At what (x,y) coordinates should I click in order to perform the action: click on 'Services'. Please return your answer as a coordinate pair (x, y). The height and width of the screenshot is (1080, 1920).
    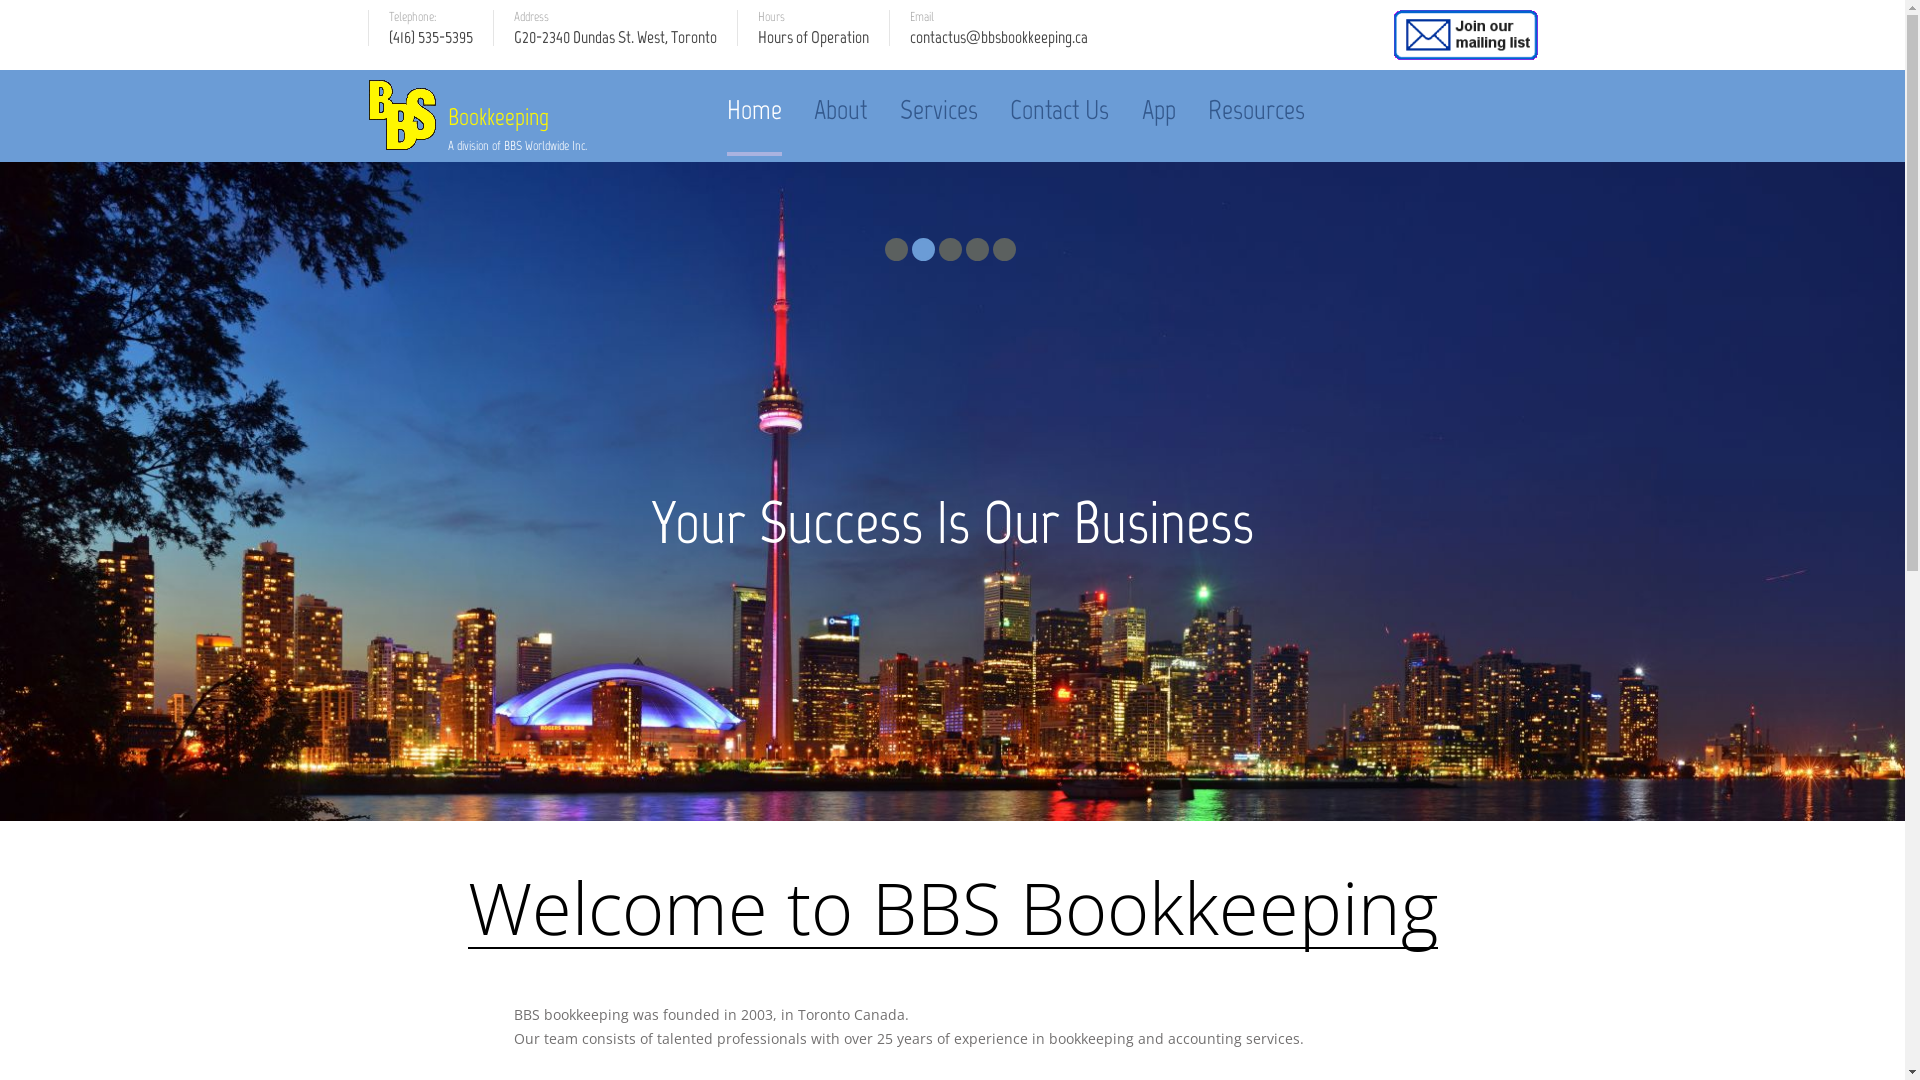
    Looking at the image, I should click on (938, 109).